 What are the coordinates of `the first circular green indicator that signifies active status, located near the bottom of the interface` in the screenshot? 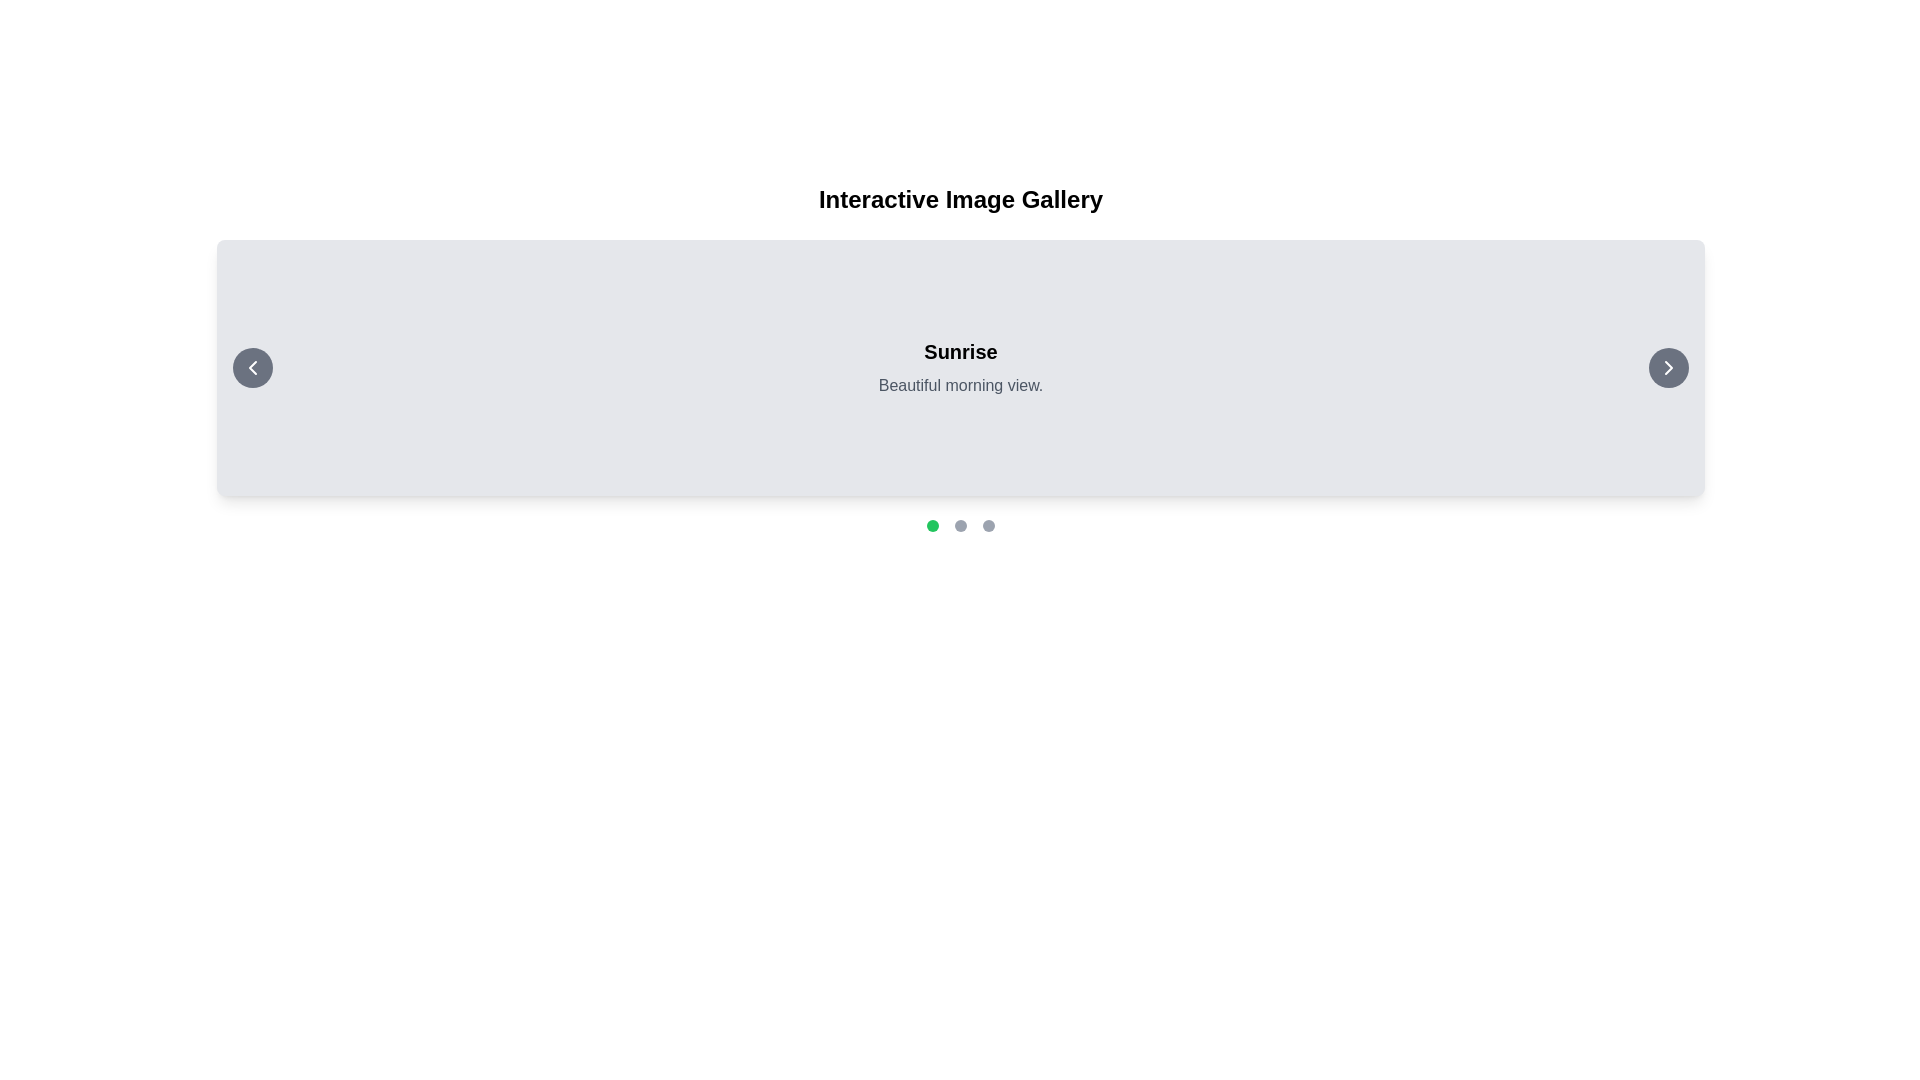 It's located at (931, 524).